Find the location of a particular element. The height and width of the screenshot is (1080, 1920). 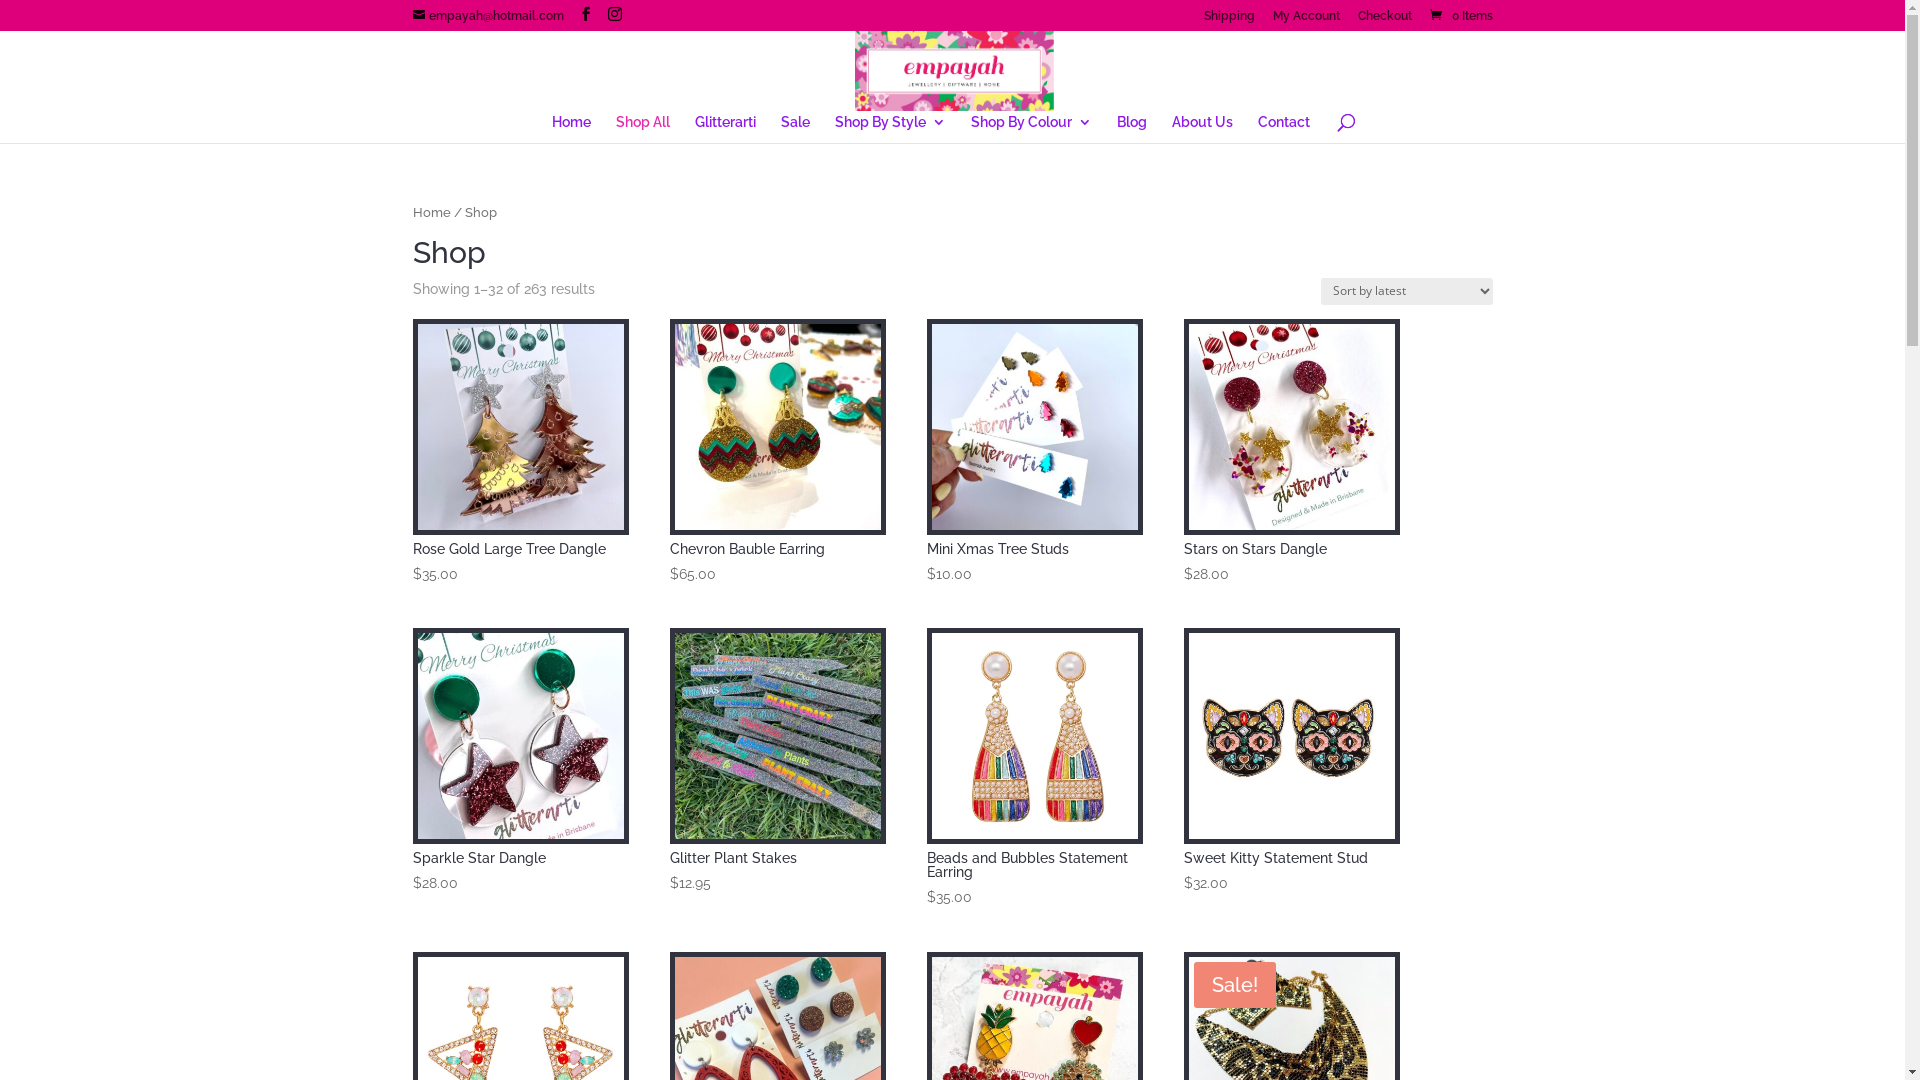

'Sparkle Star Dangle is located at coordinates (519, 762).